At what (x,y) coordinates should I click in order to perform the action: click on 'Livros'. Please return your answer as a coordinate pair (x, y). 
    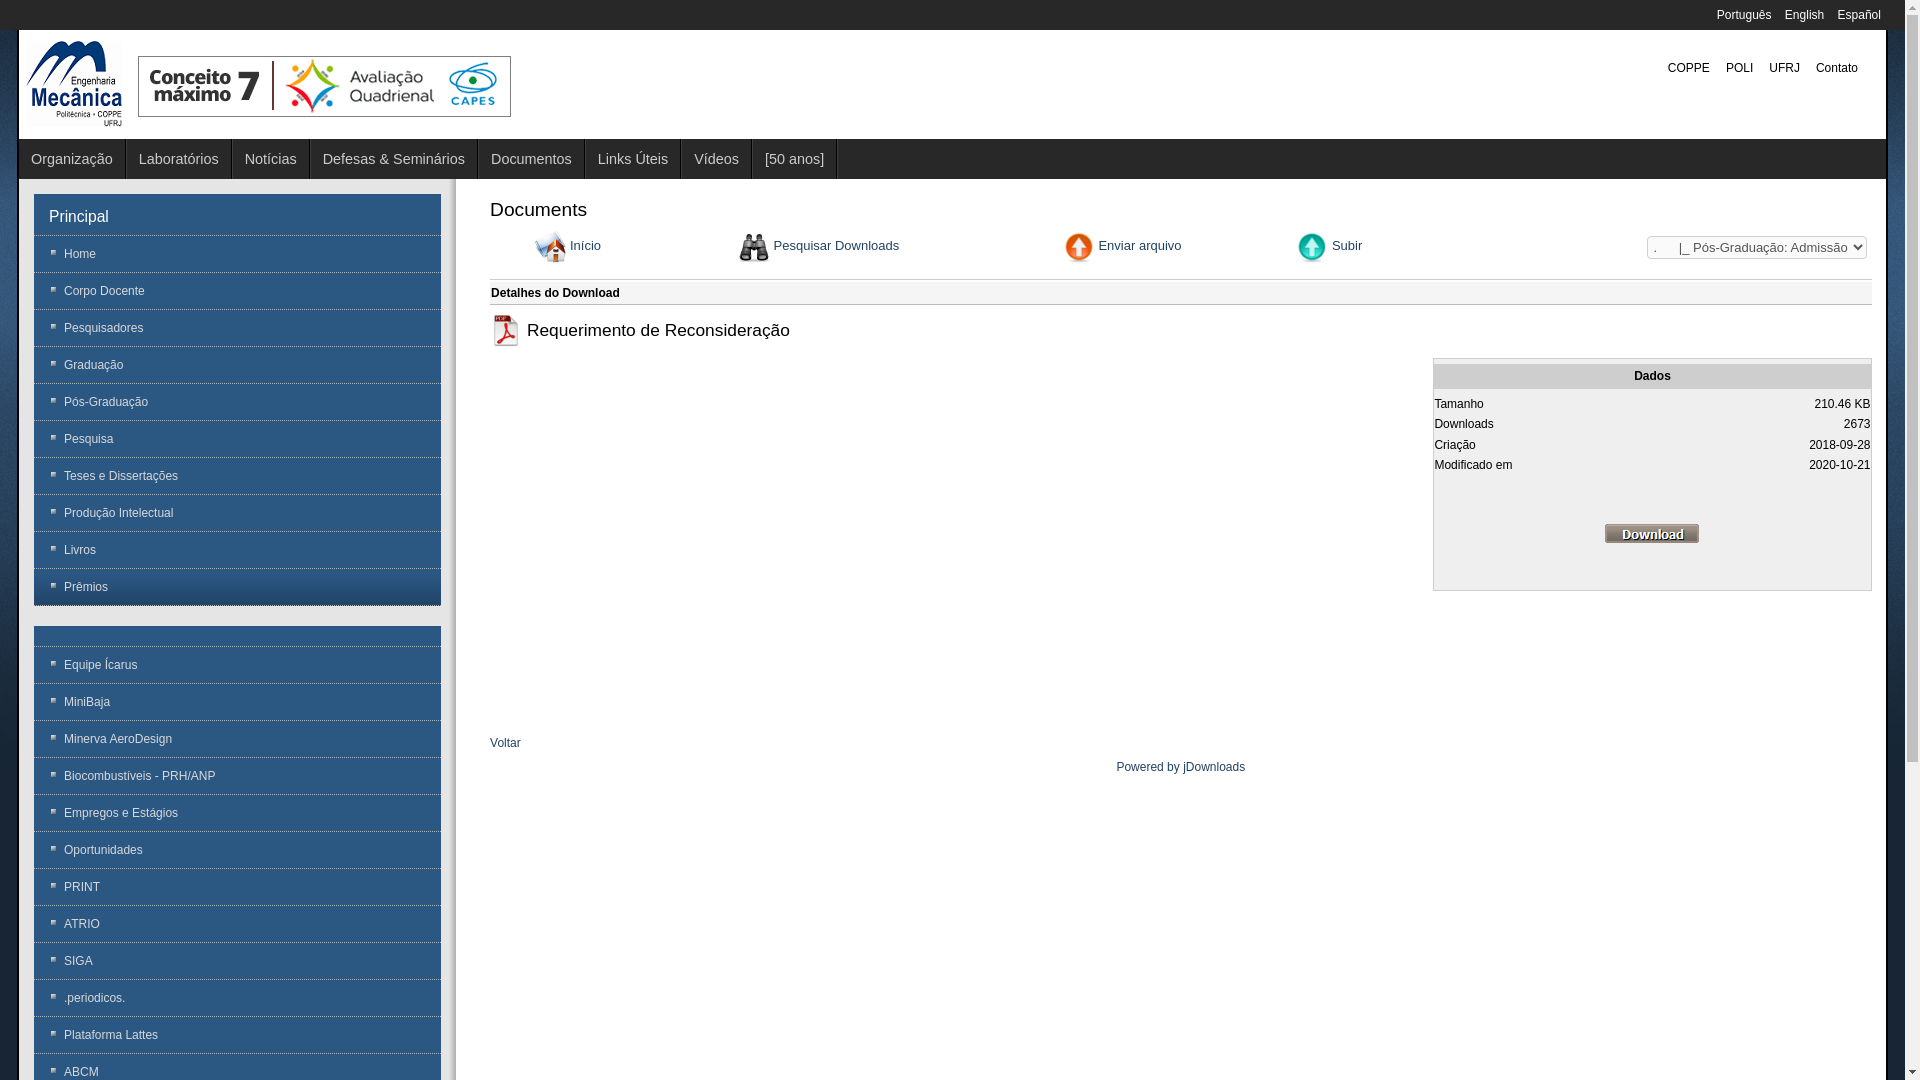
    Looking at the image, I should click on (33, 550).